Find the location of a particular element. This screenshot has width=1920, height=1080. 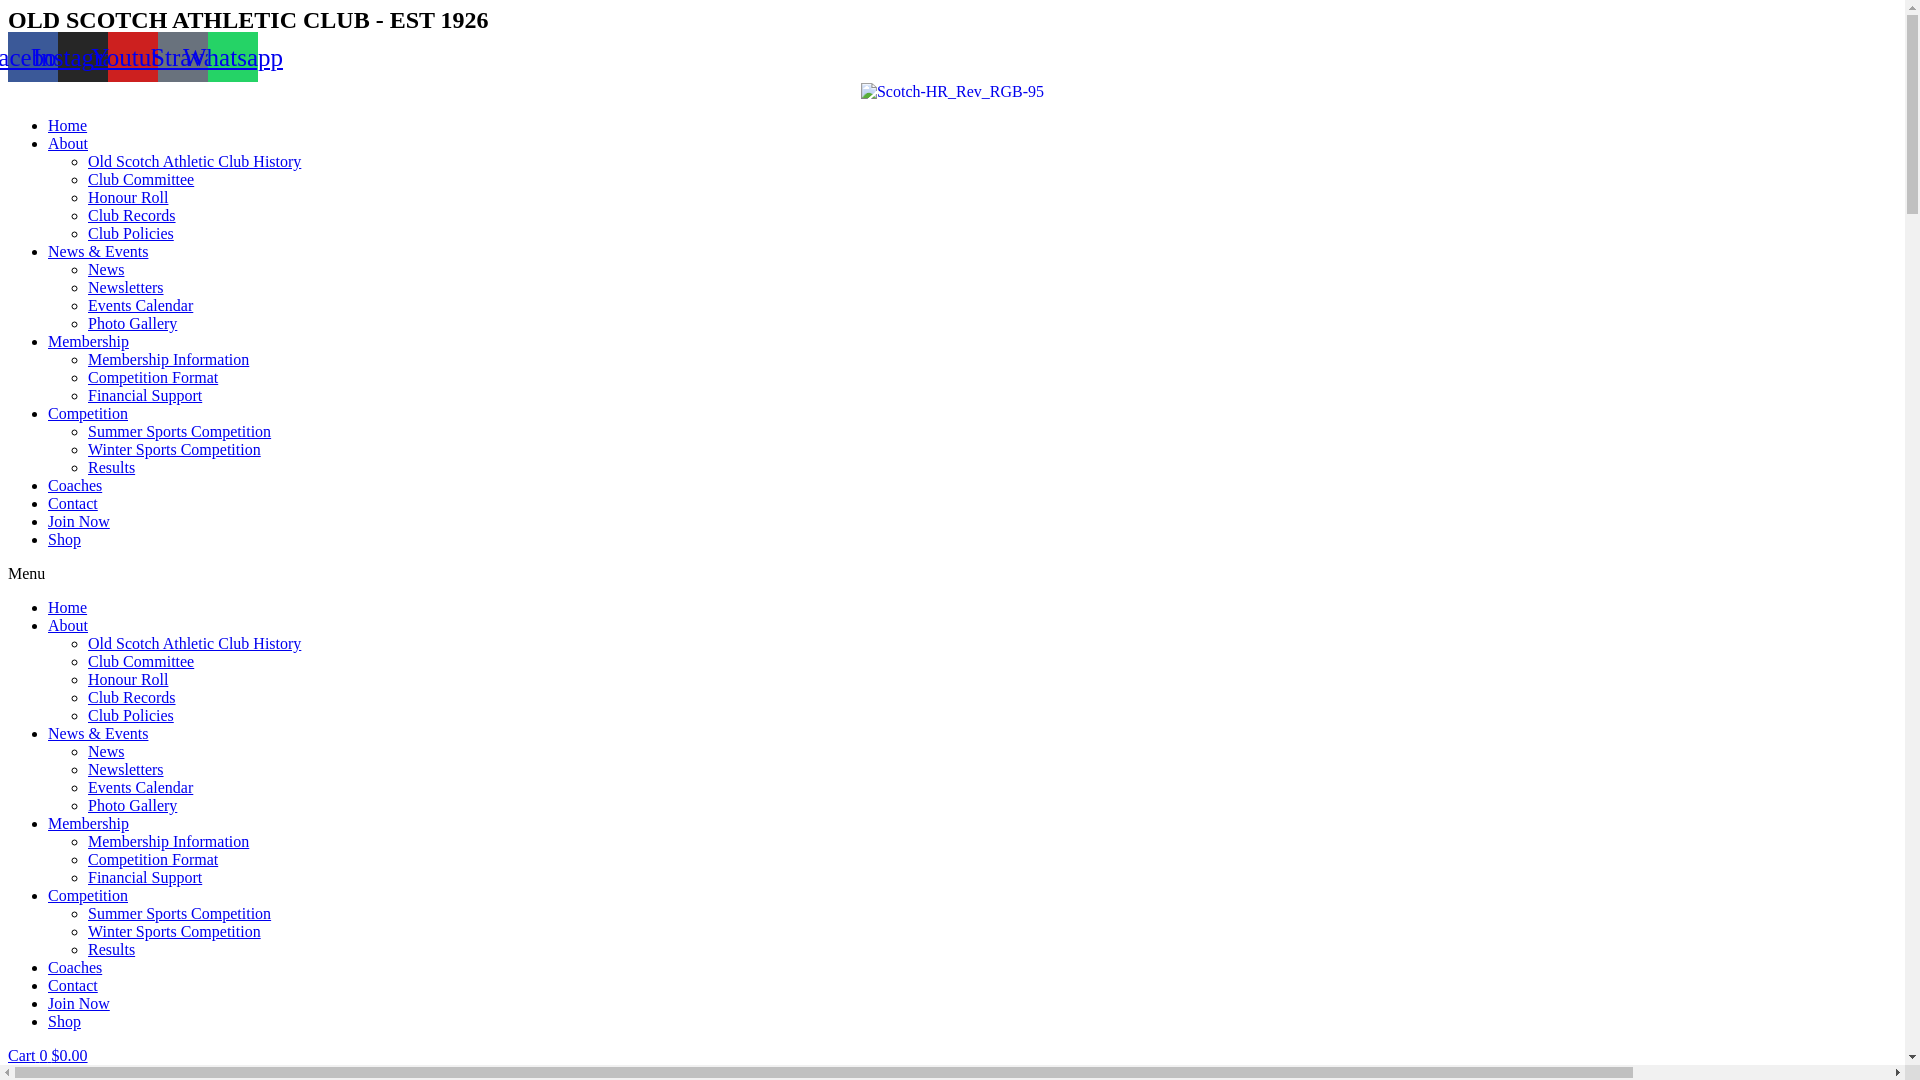

'About' is located at coordinates (67, 624).